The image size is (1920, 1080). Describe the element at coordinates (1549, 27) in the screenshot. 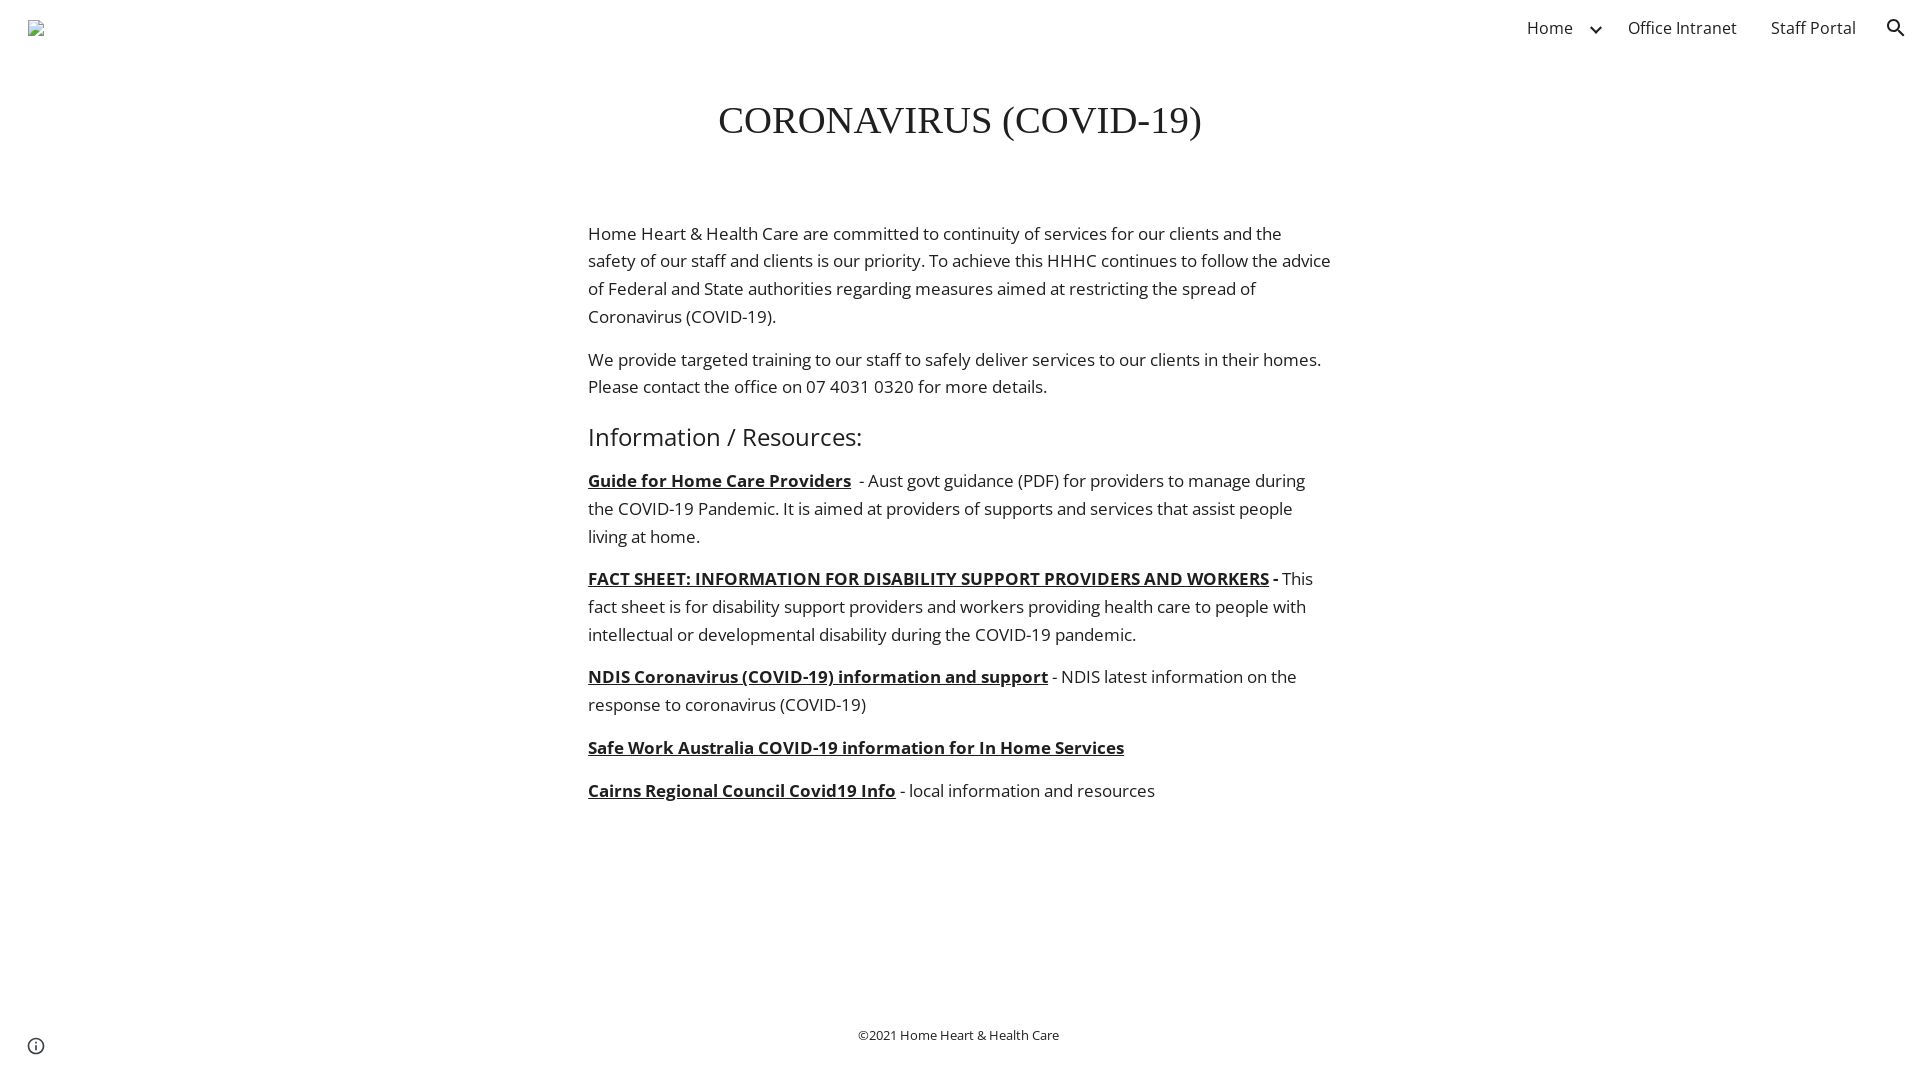

I see `'Home'` at that location.